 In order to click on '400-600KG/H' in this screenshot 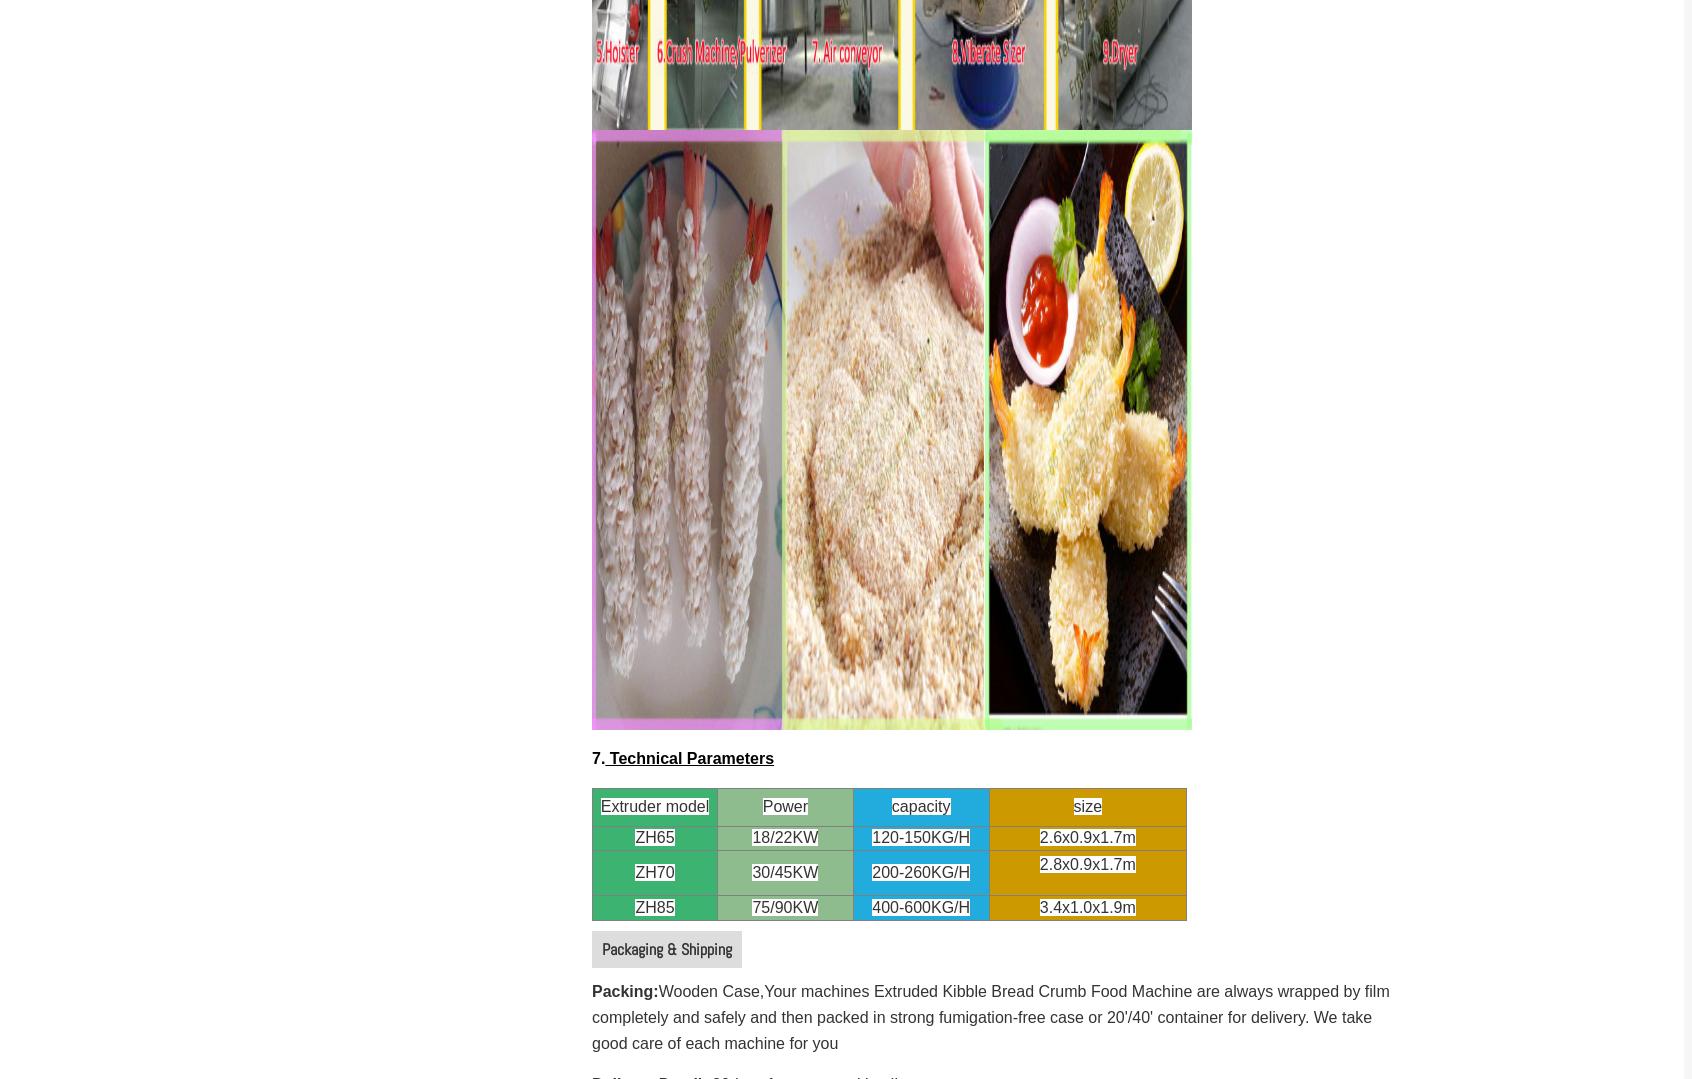, I will do `click(920, 906)`.